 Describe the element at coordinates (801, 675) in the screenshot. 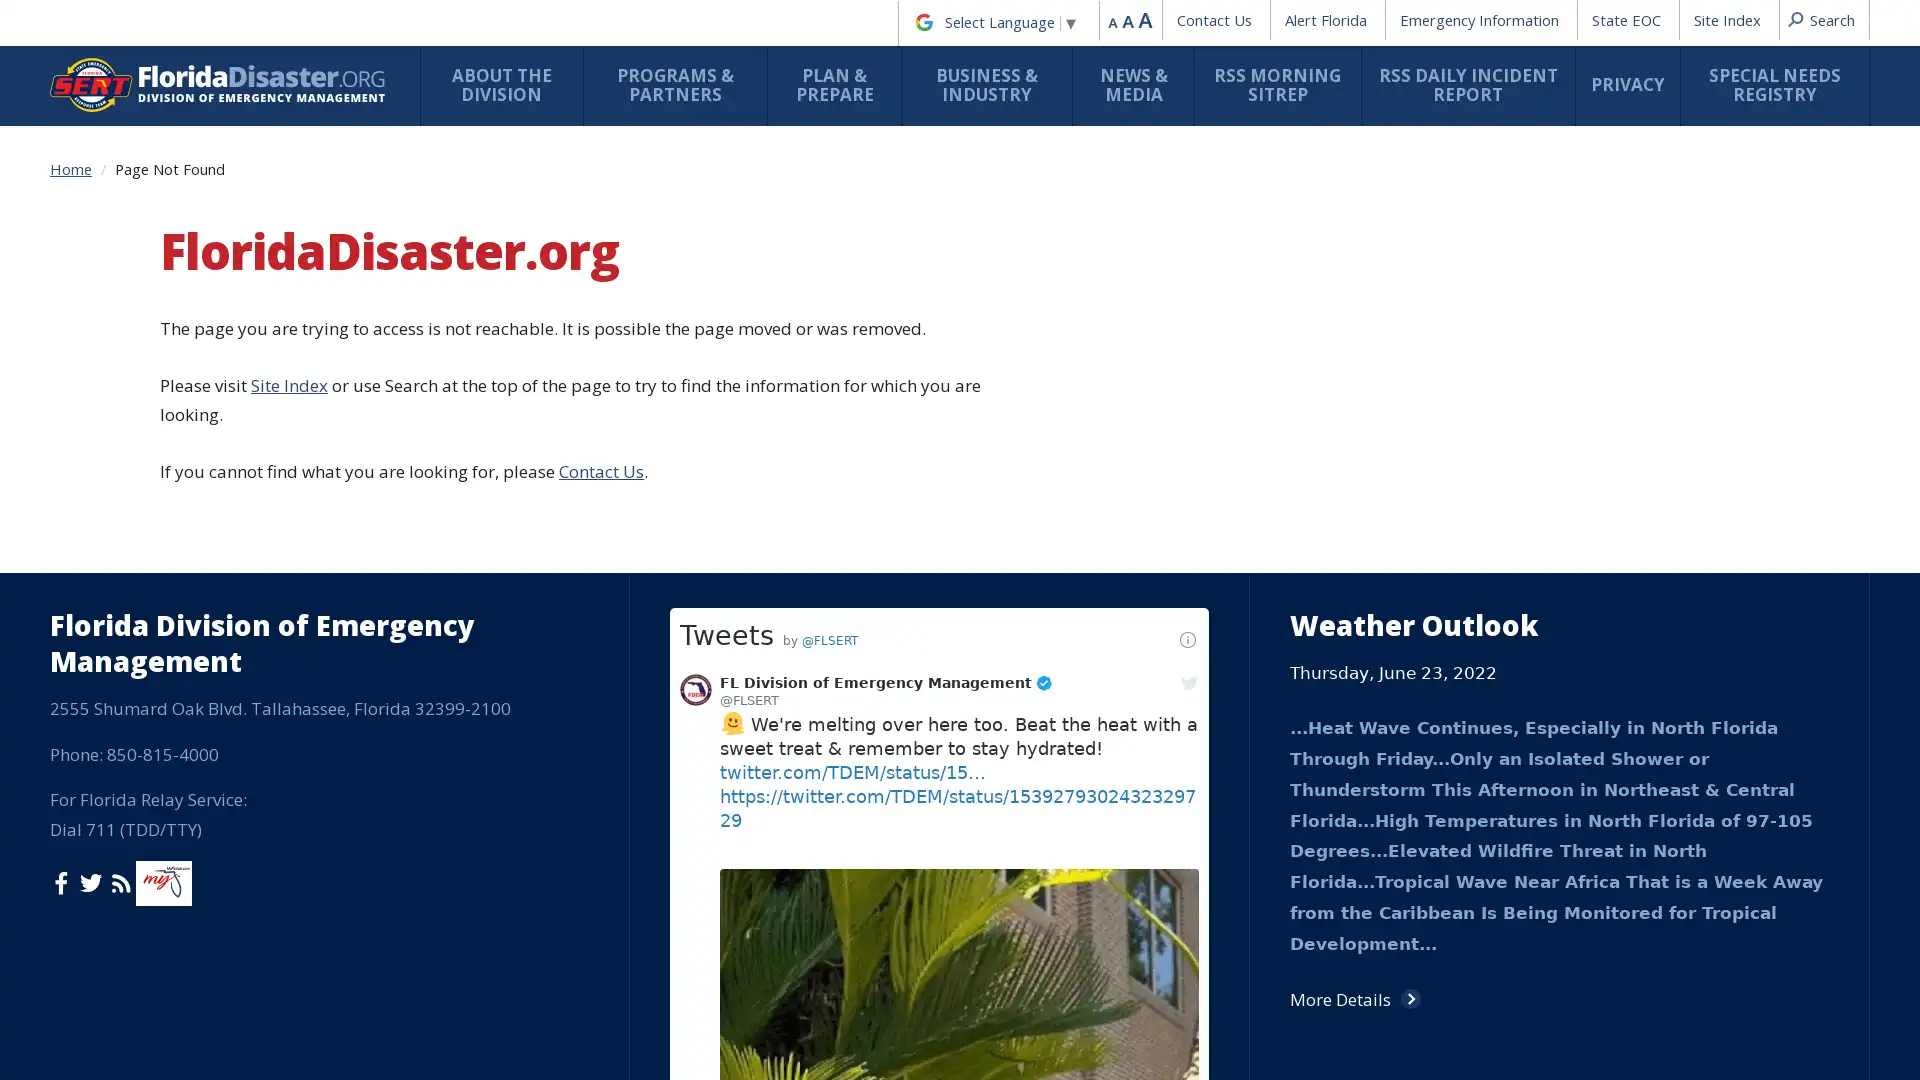

I see `Toggle More` at that location.